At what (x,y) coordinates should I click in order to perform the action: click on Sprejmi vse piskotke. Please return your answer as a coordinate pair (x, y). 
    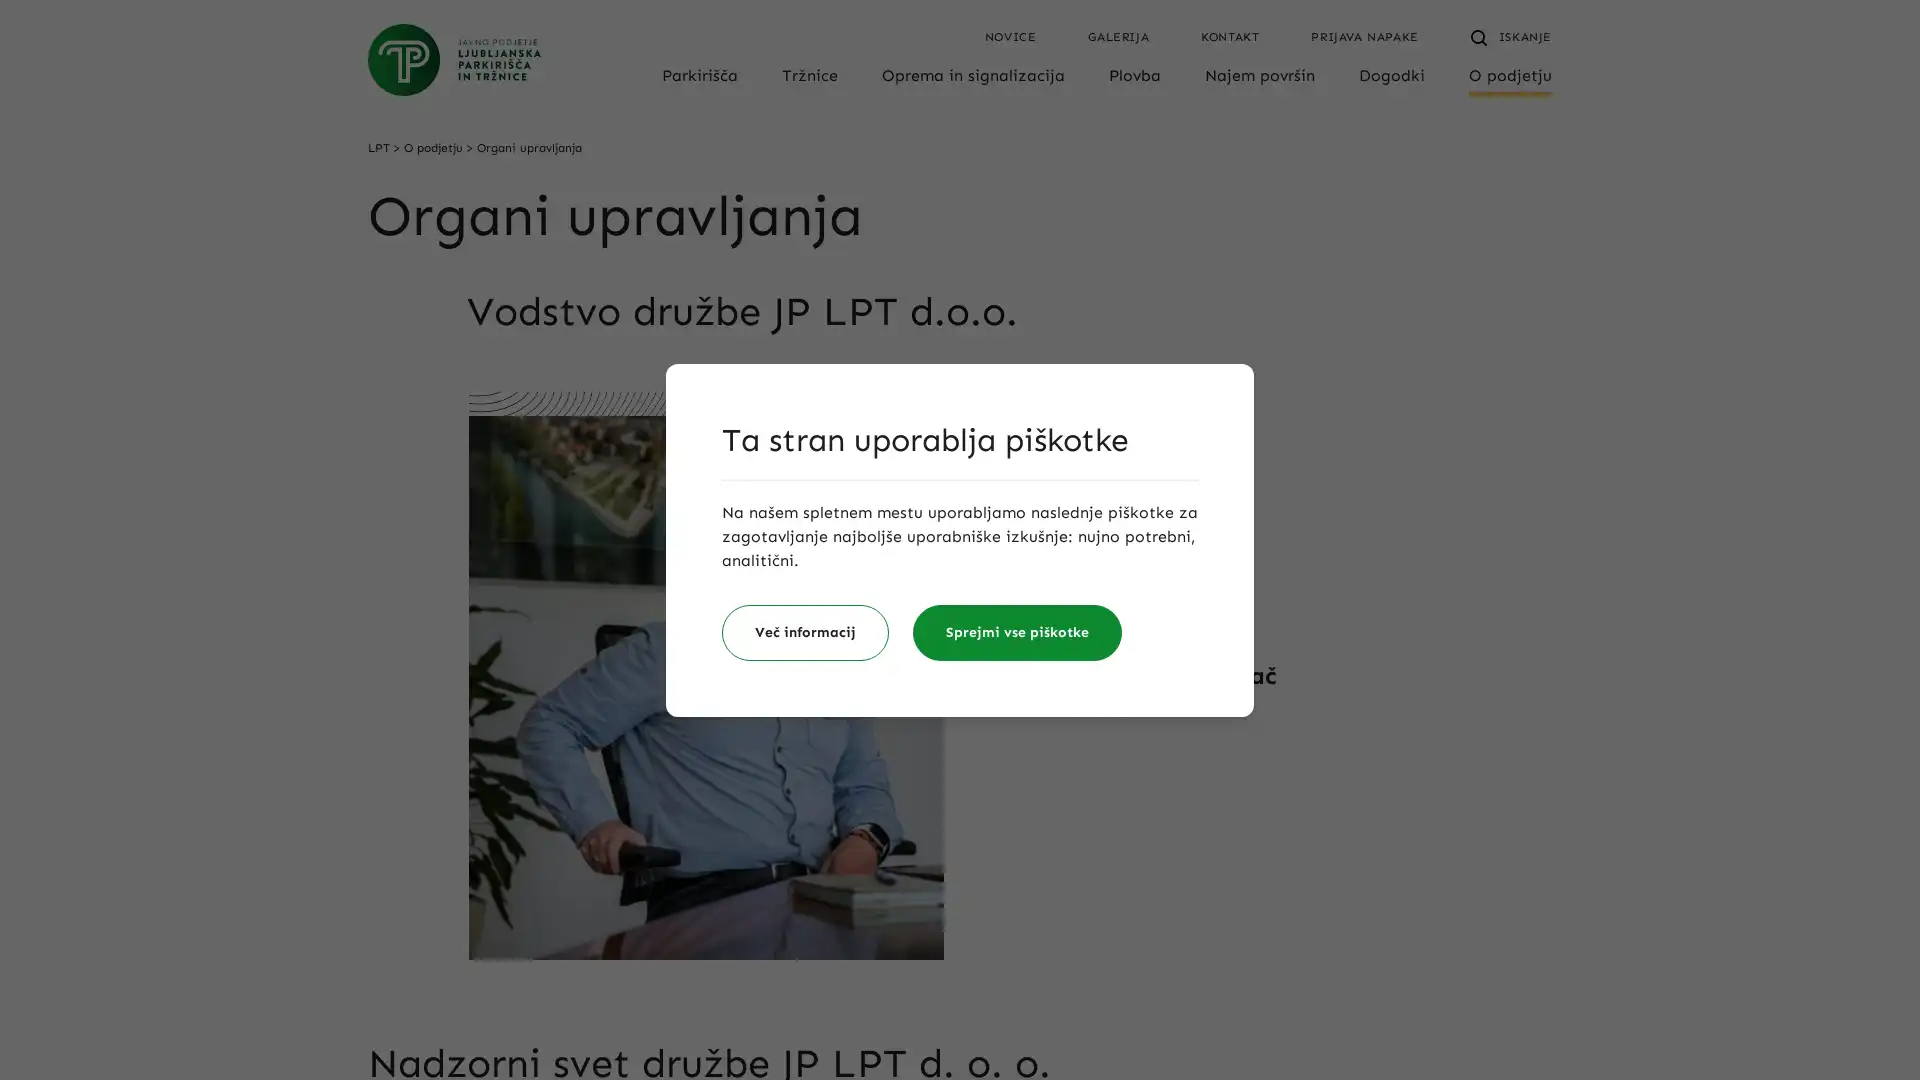
    Looking at the image, I should click on (1017, 632).